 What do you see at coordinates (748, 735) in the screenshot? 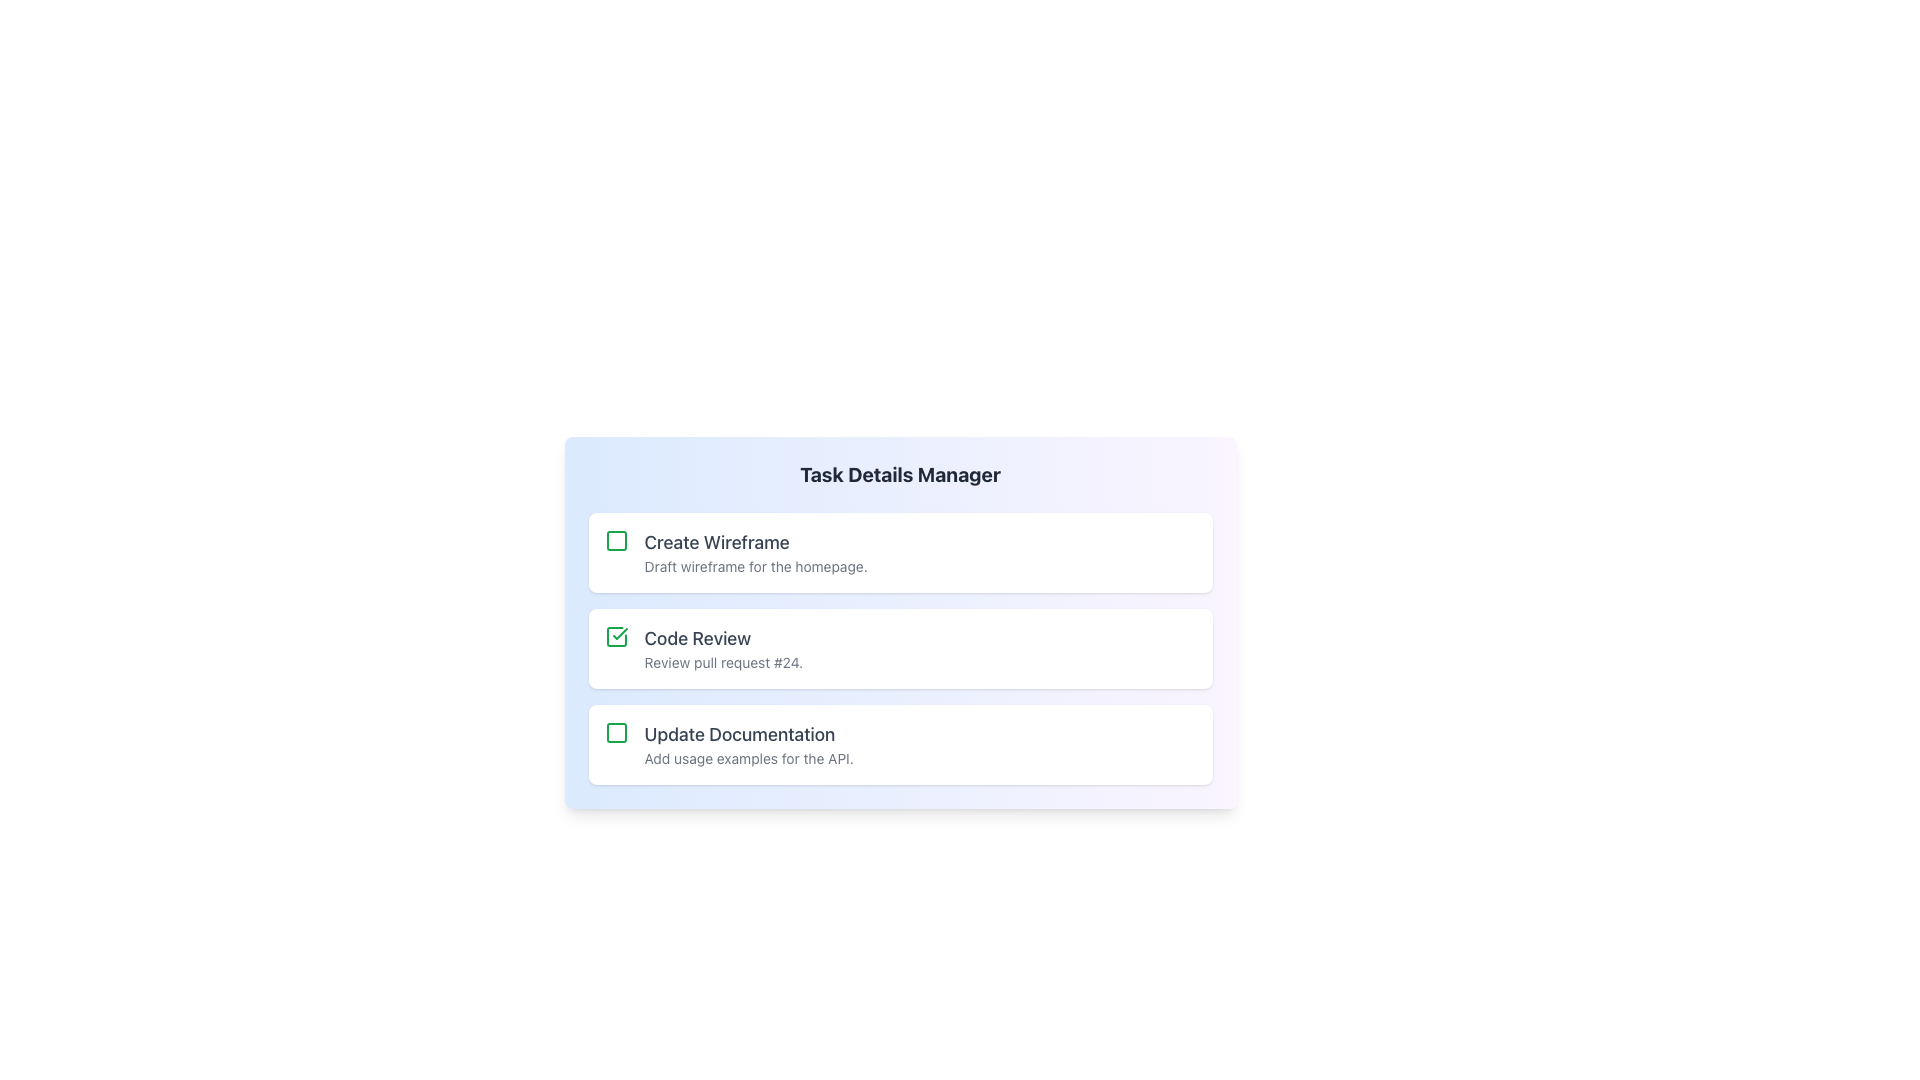
I see `the text label 'Update Documentation'` at bounding box center [748, 735].